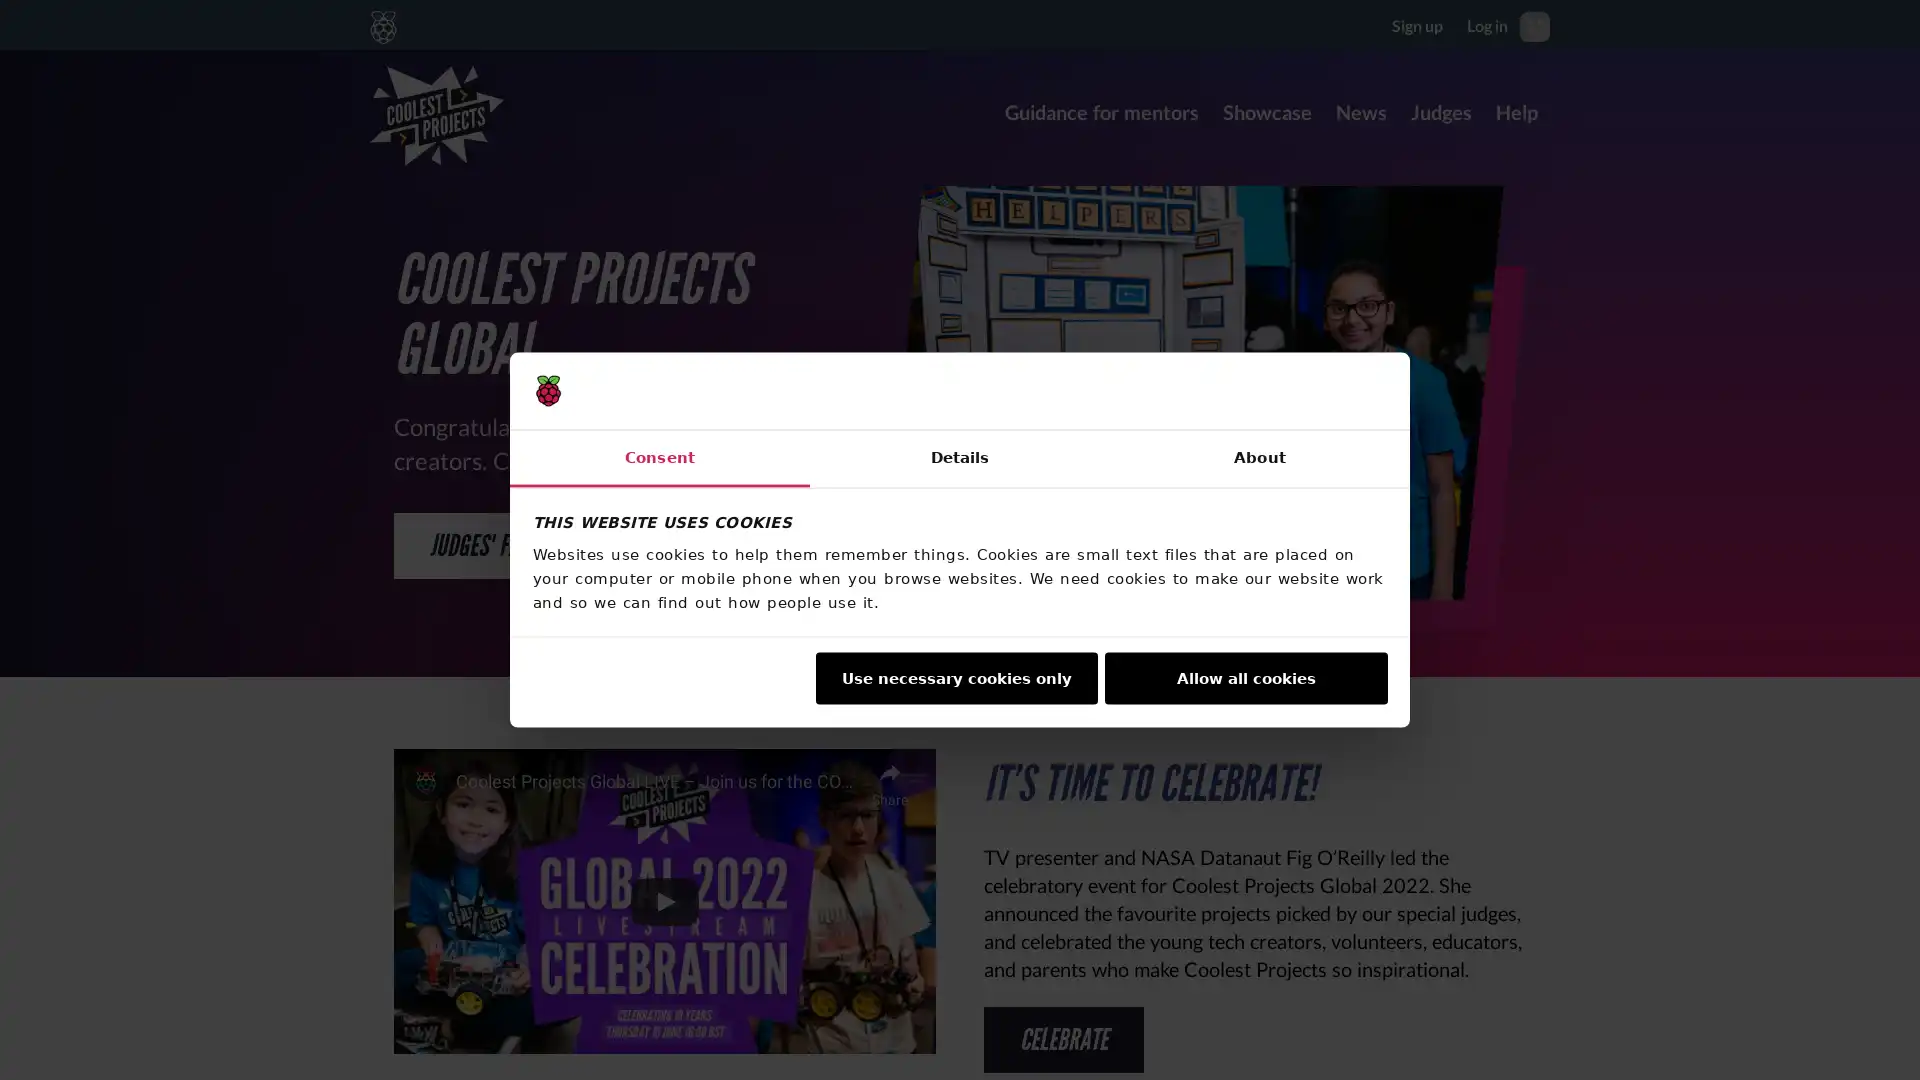 This screenshot has height=1080, width=1920. I want to click on Allow all cookies, so click(1245, 677).